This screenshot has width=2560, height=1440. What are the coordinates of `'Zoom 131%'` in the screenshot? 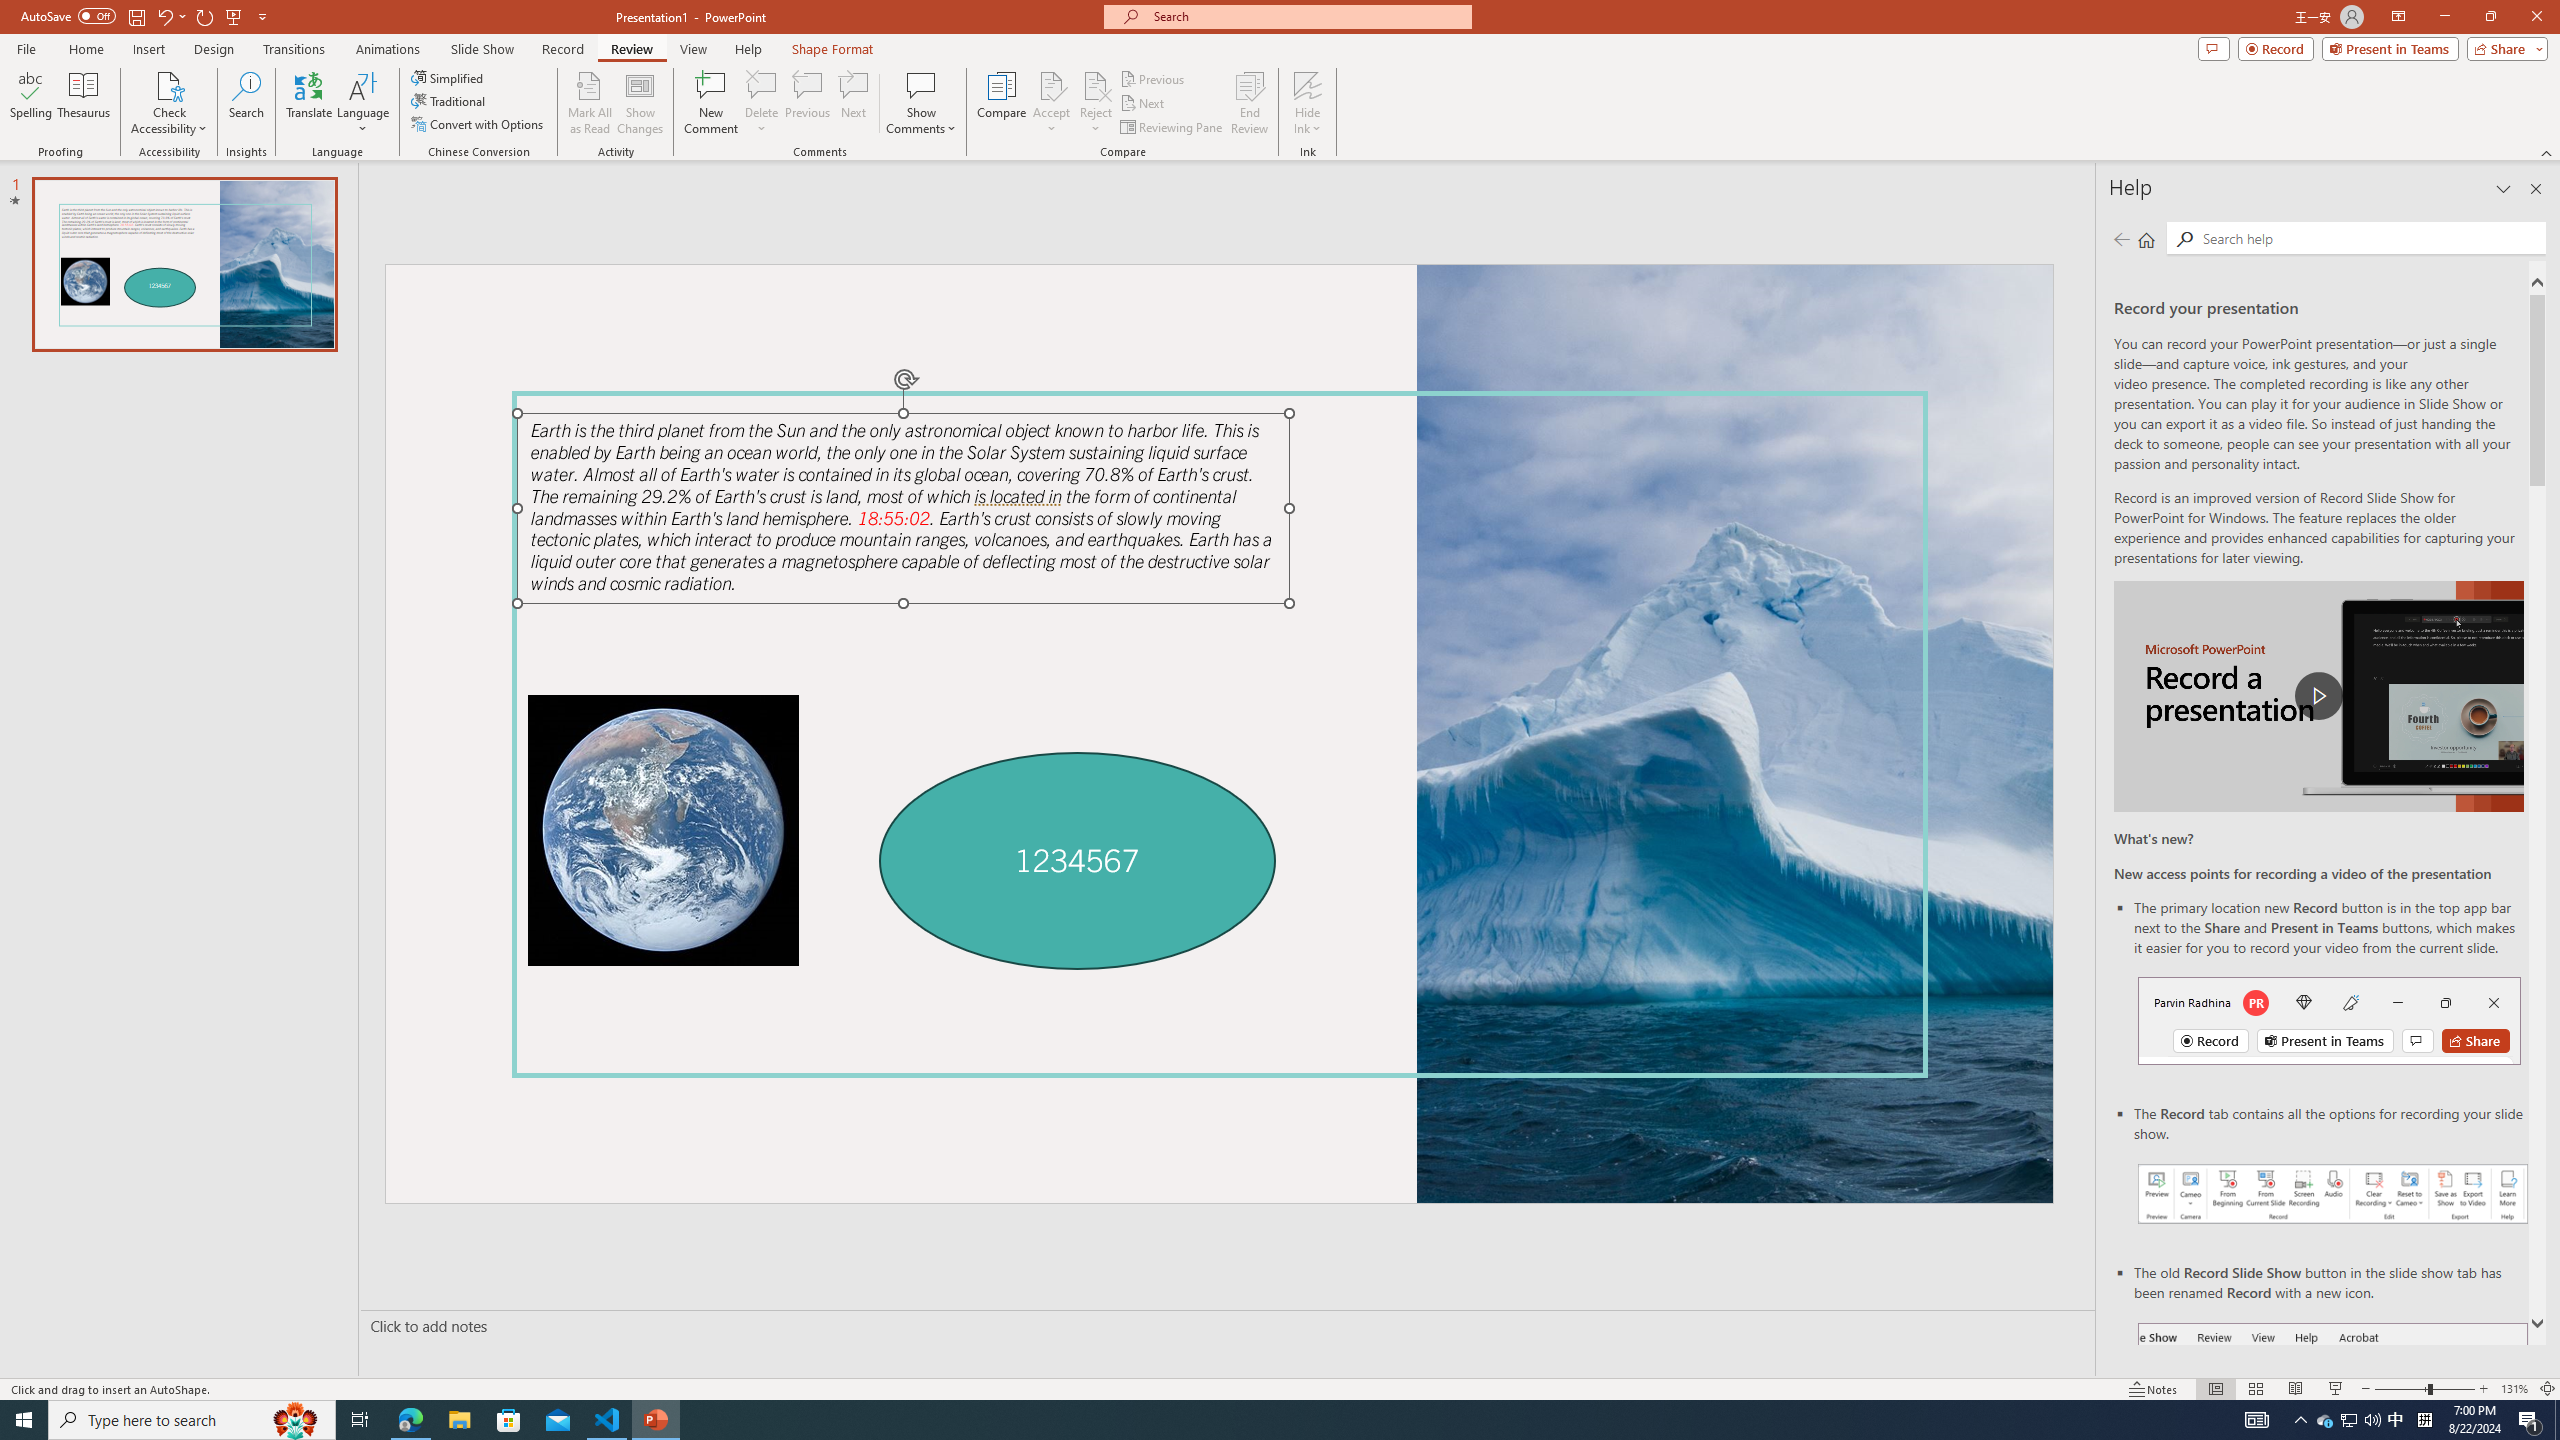 It's located at (2515, 1389).